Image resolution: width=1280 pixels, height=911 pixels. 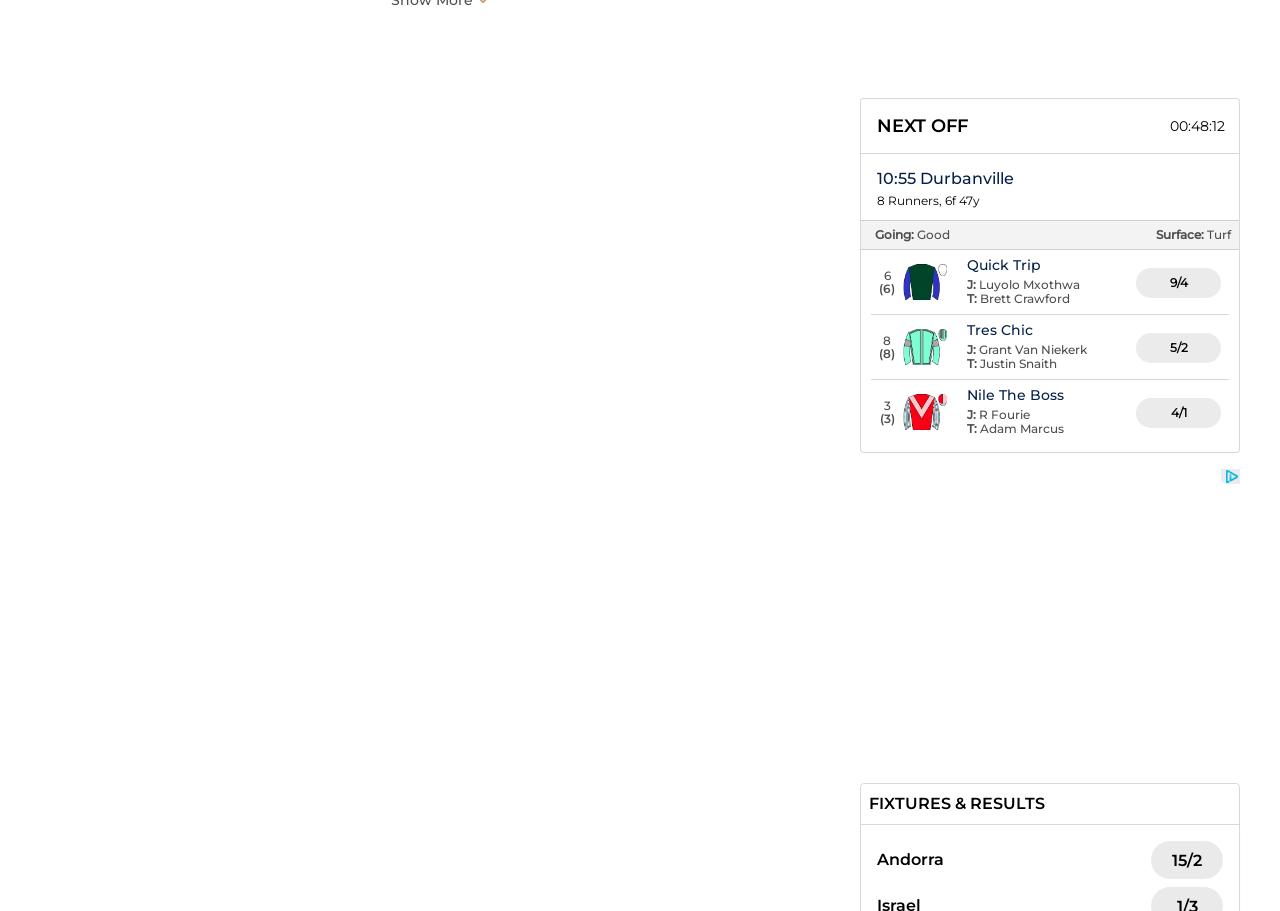 What do you see at coordinates (967, 264) in the screenshot?
I see `'Quick Trip'` at bounding box center [967, 264].